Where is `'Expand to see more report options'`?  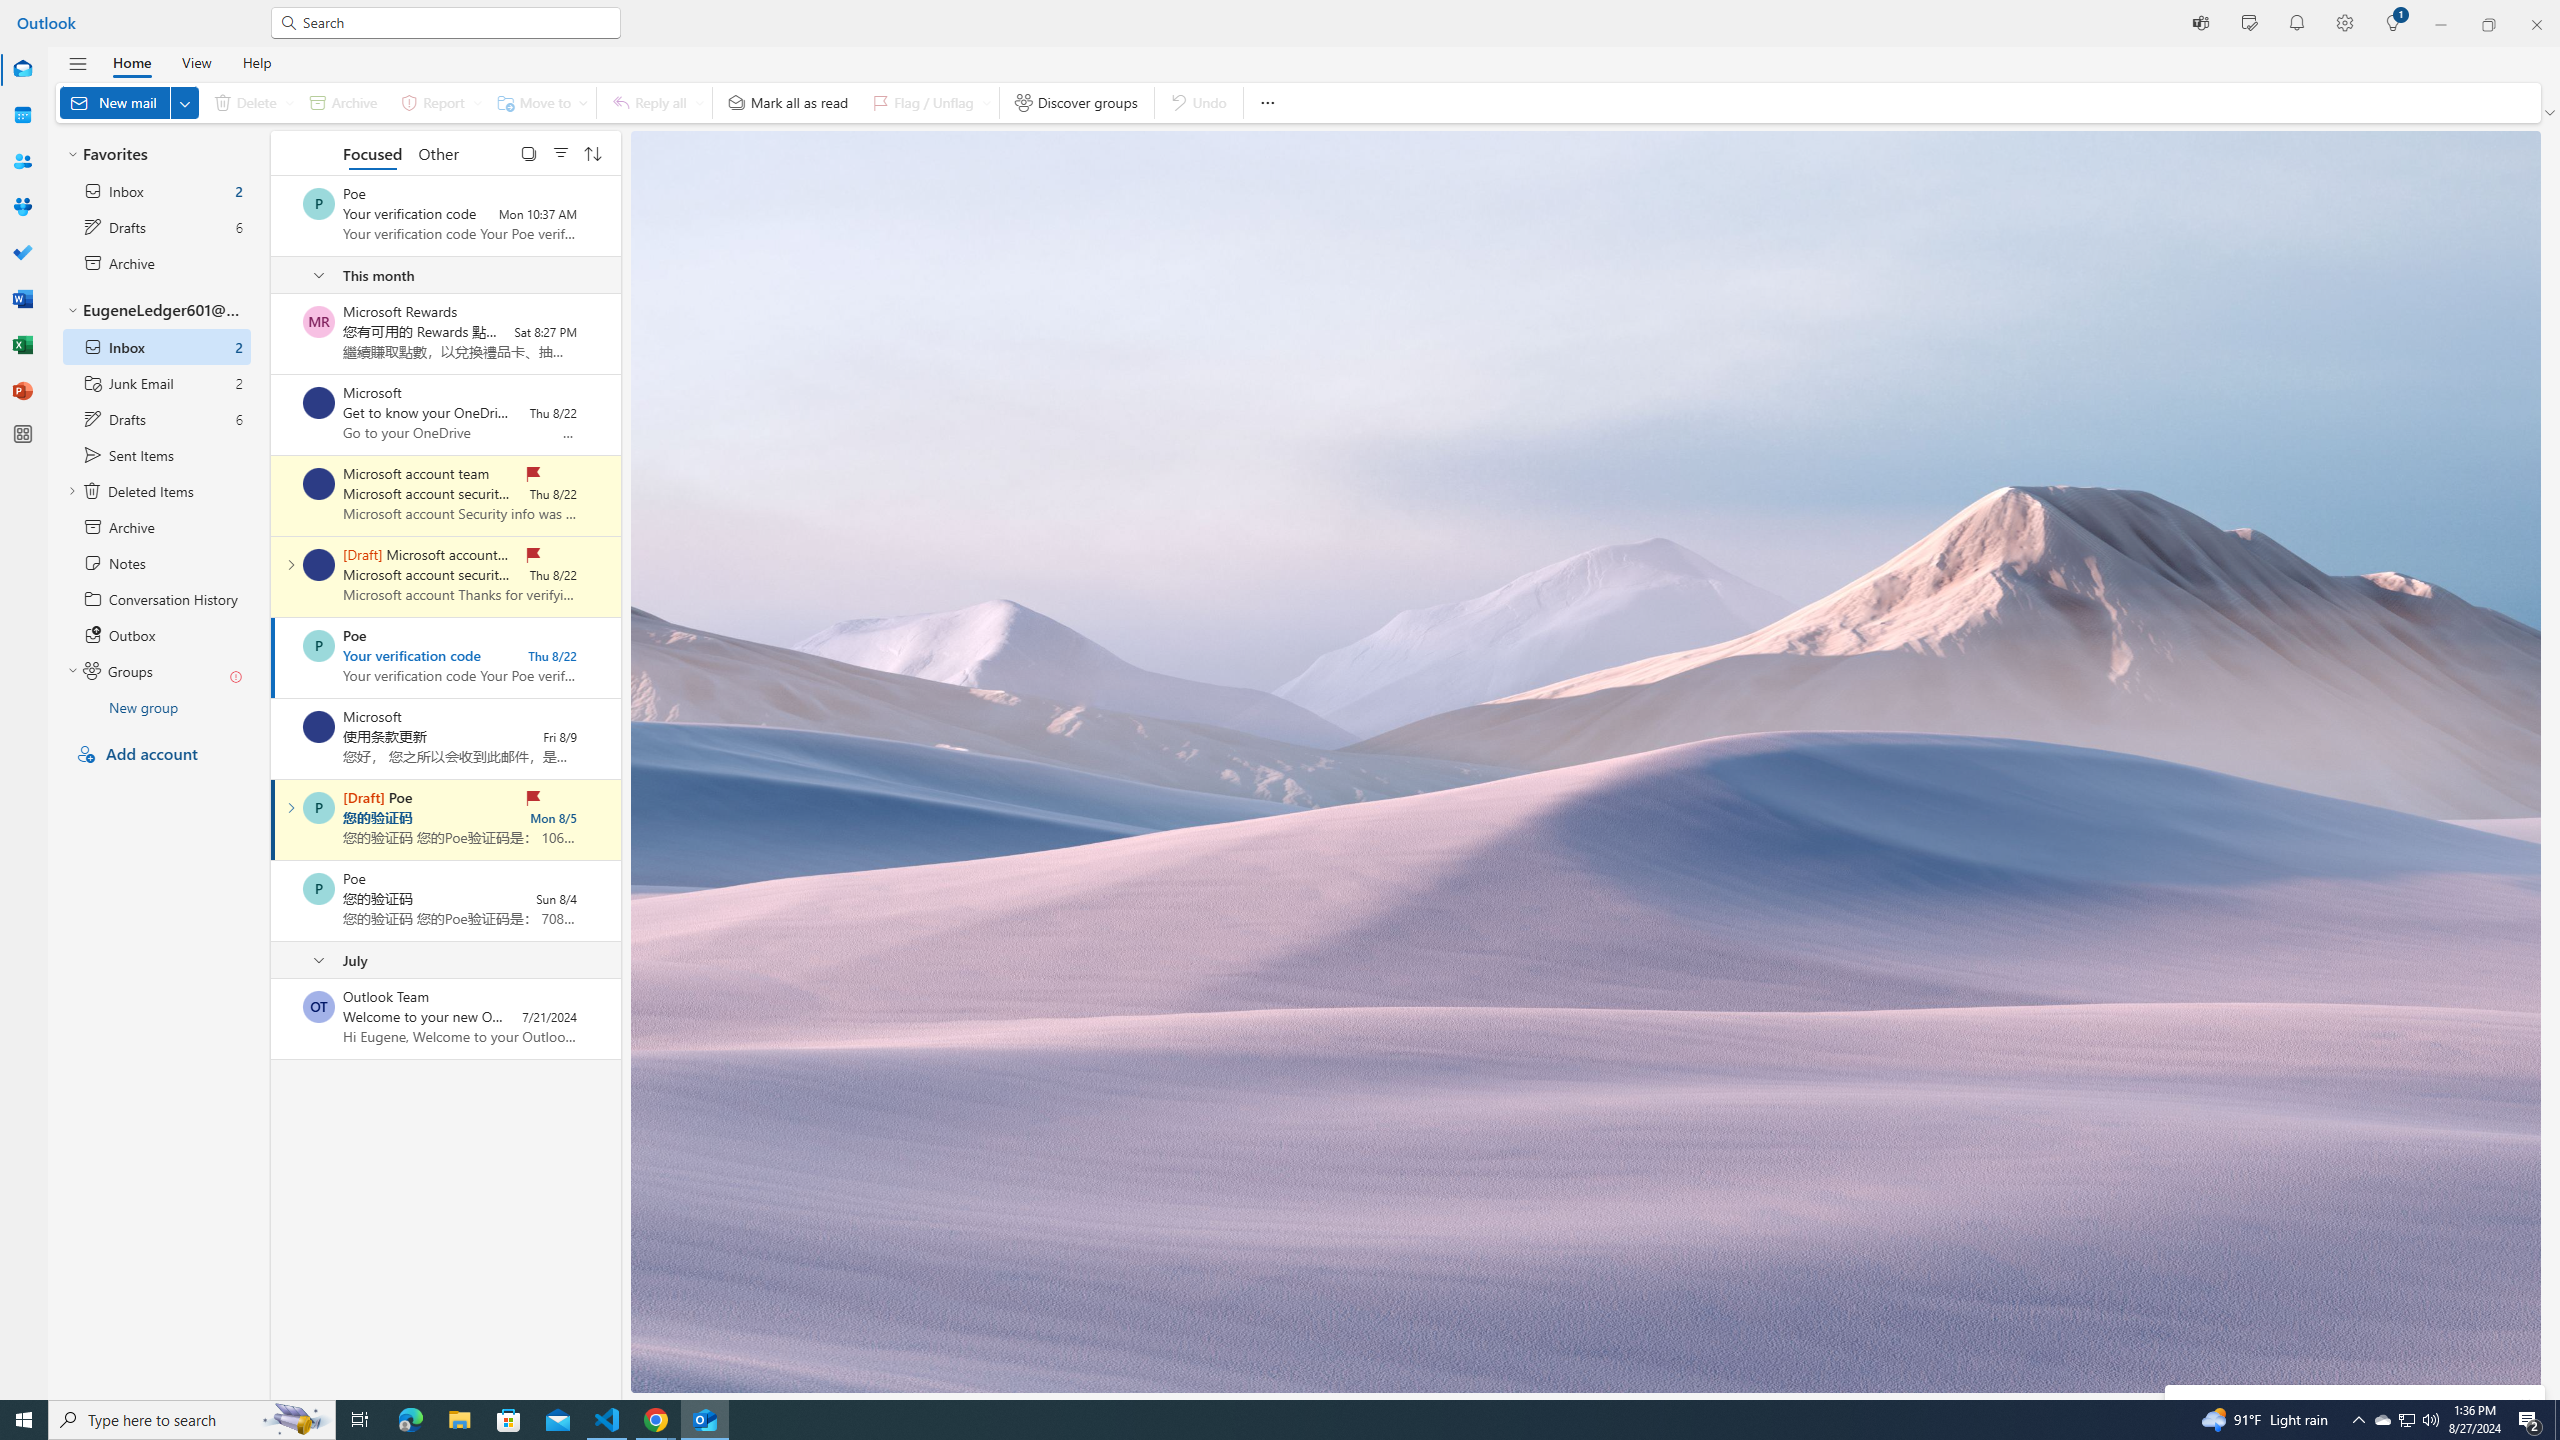 'Expand to see more report options' is located at coordinates (476, 102).